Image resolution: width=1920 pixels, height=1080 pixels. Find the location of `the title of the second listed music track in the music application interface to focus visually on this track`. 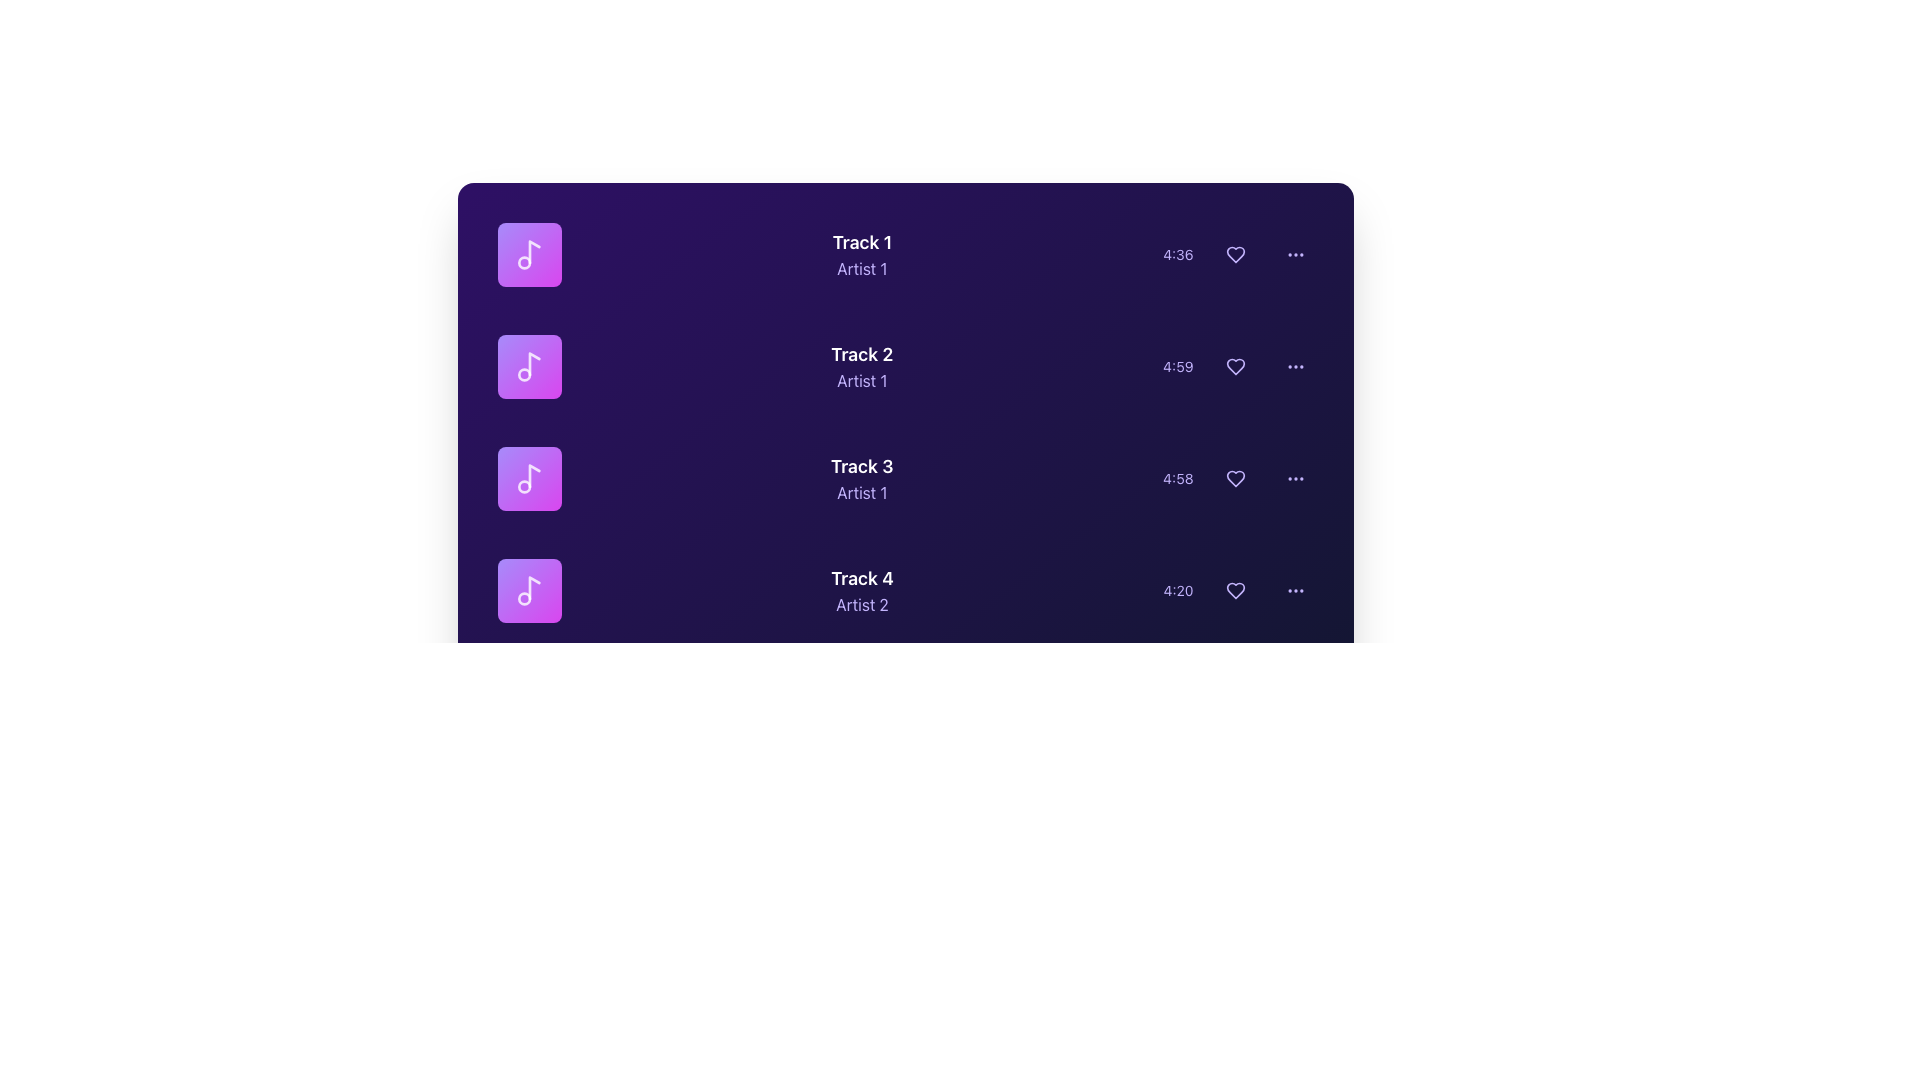

the title of the second listed music track in the music application interface to focus visually on this track is located at coordinates (862, 353).